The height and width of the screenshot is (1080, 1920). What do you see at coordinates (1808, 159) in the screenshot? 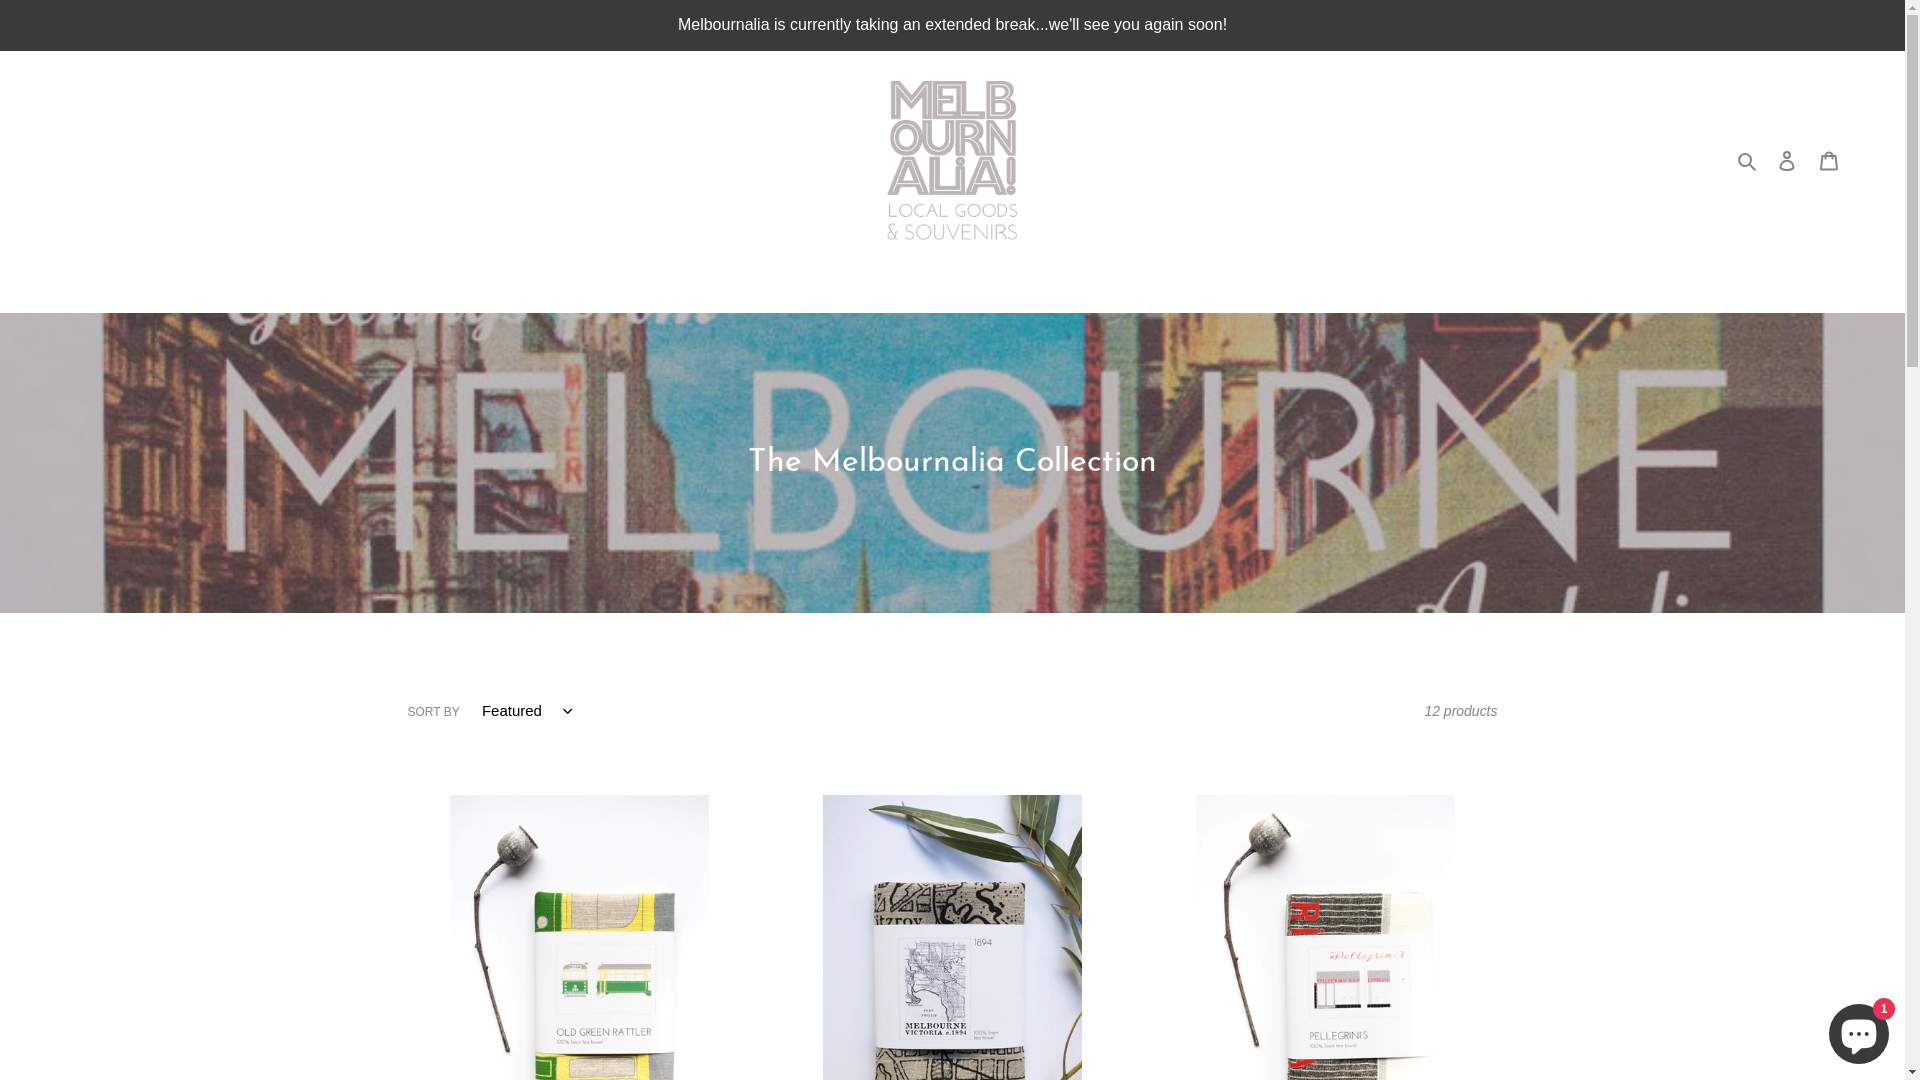
I see `'Cart'` at bounding box center [1808, 159].